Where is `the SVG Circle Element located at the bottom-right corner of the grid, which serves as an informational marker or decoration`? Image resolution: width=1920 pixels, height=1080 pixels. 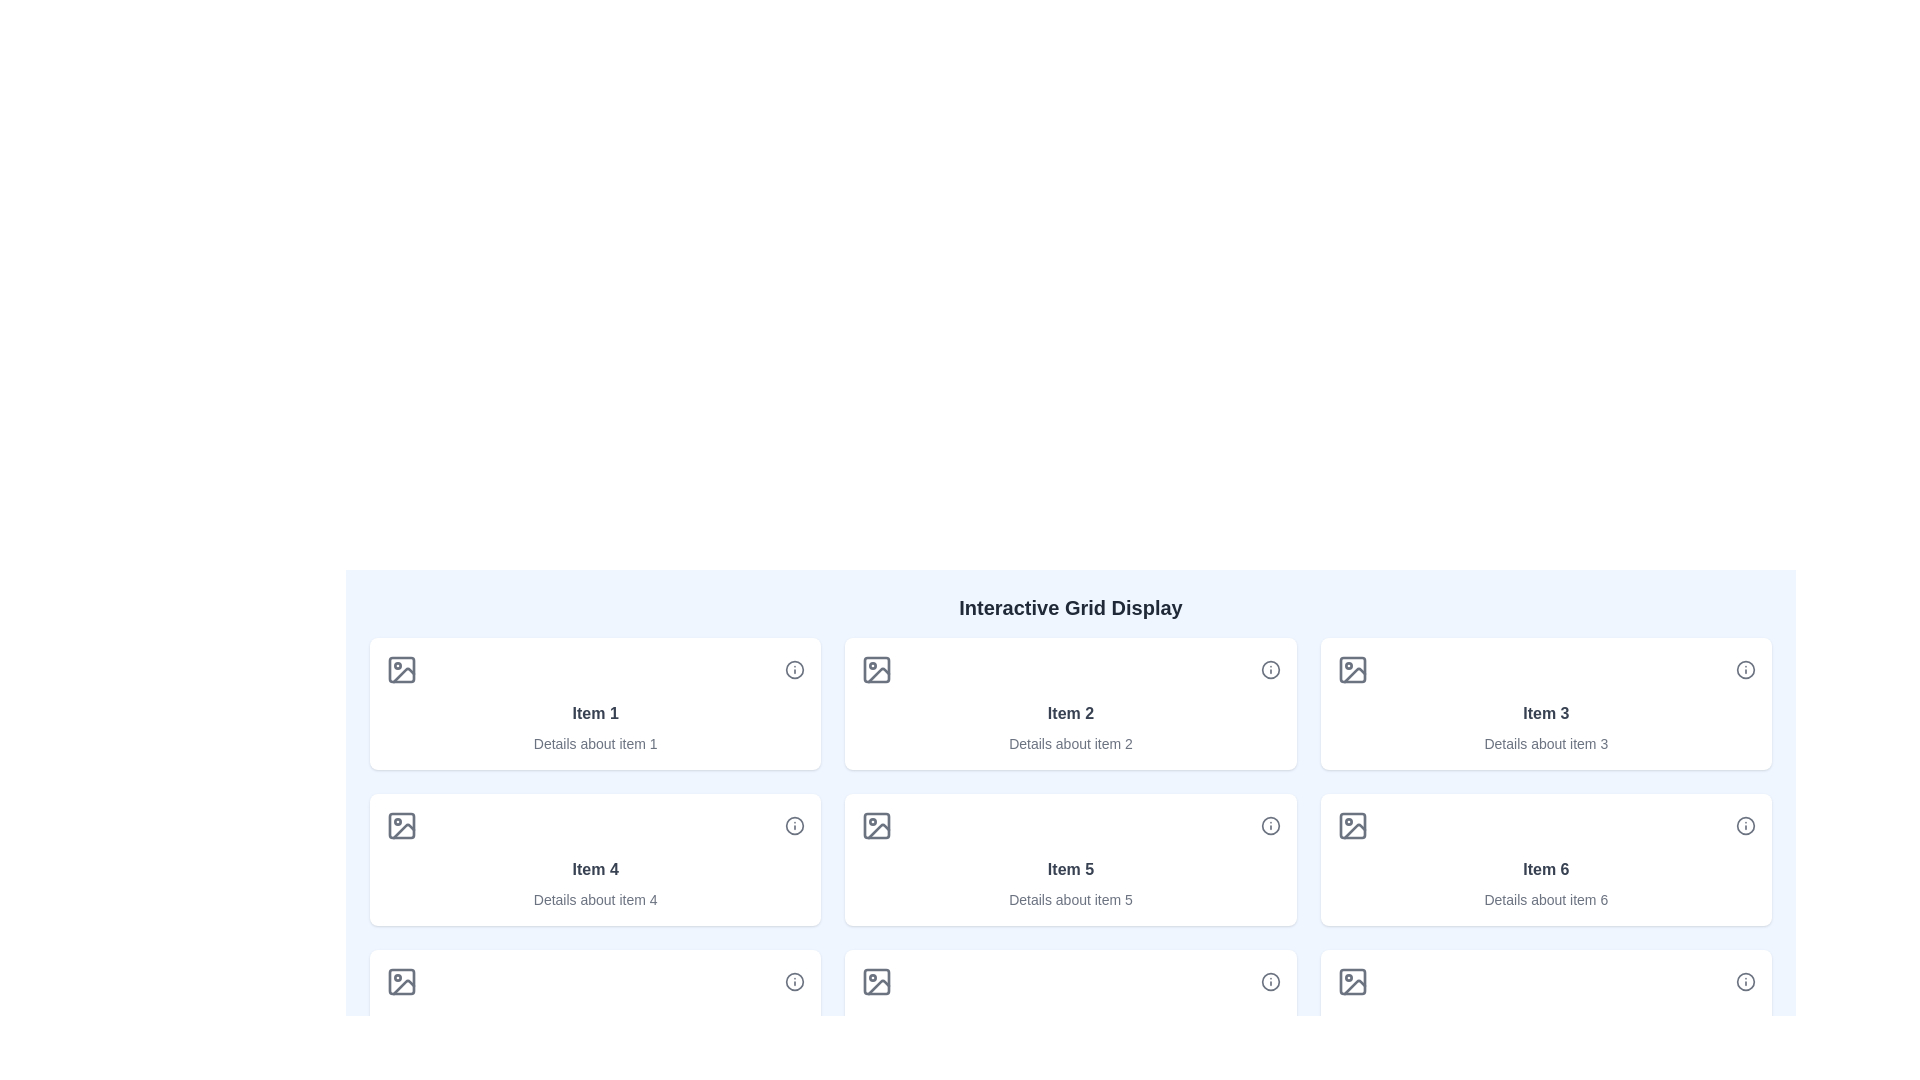 the SVG Circle Element located at the bottom-right corner of the grid, which serves as an informational marker or decoration is located at coordinates (794, 981).